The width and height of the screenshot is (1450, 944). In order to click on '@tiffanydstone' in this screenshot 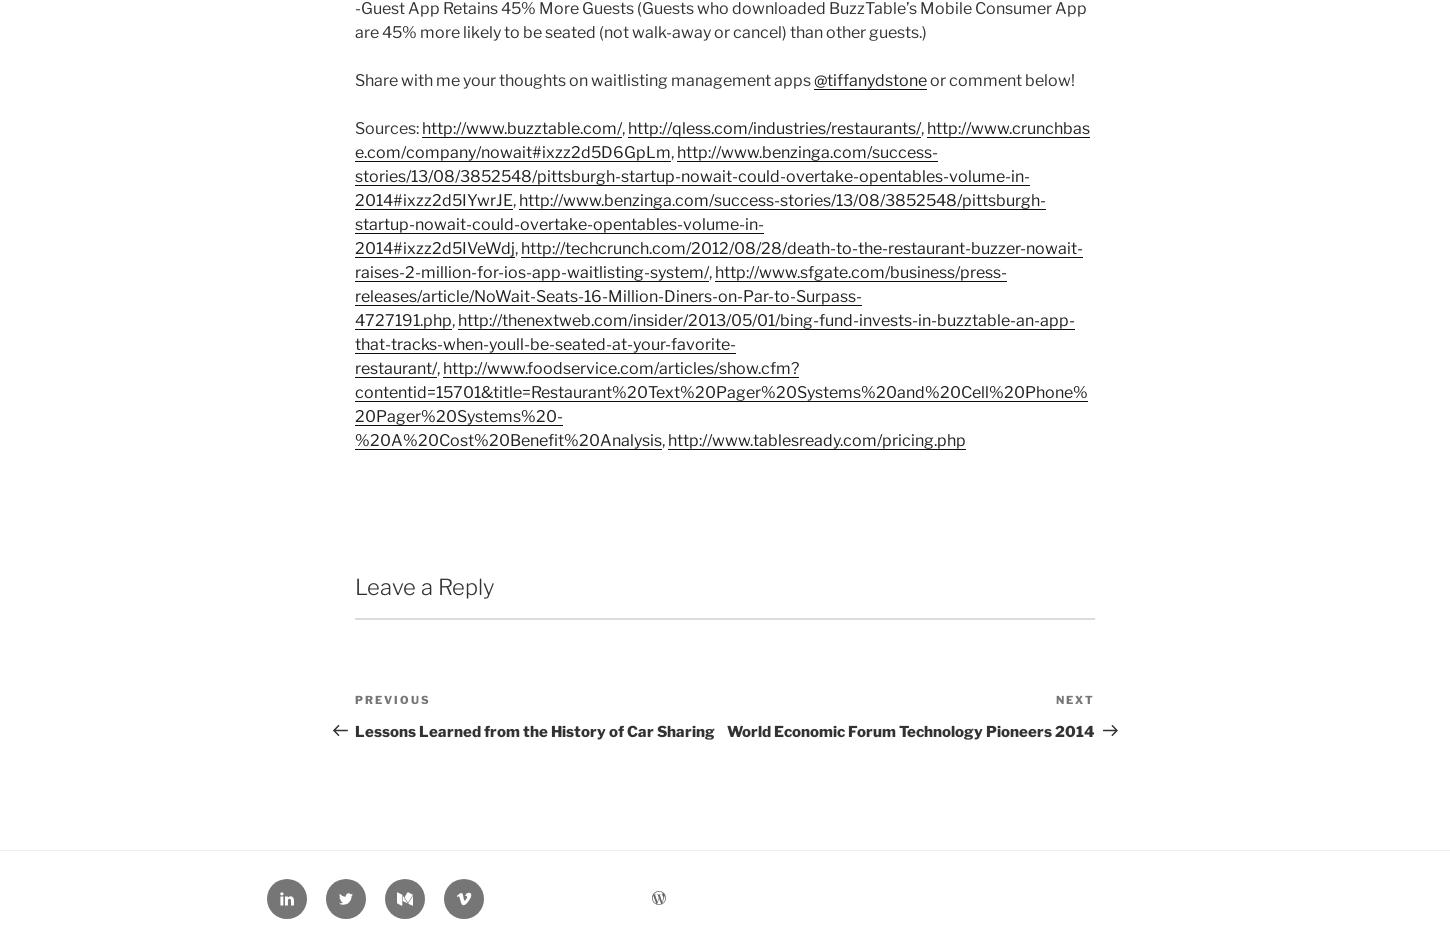, I will do `click(869, 79)`.